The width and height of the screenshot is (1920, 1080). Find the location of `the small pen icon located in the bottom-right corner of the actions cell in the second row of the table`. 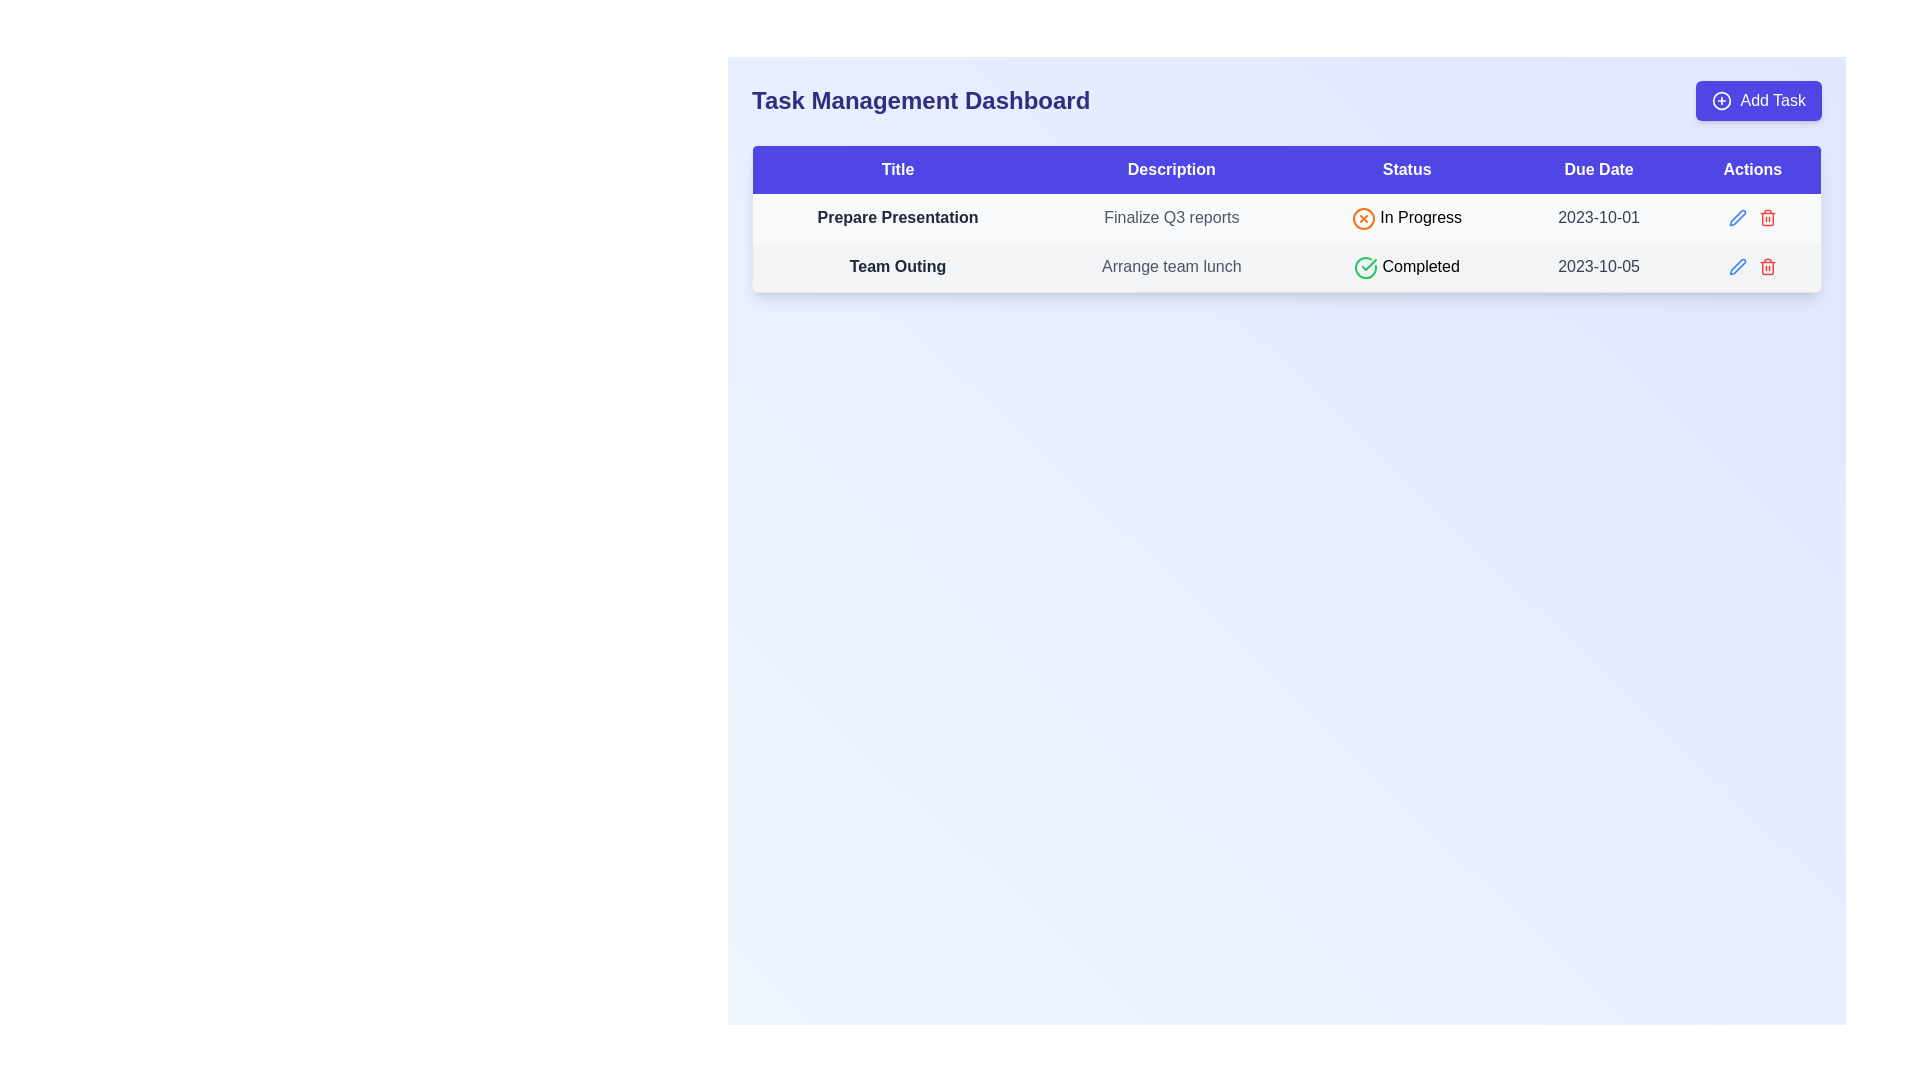

the small pen icon located in the bottom-right corner of the actions cell in the second row of the table is located at coordinates (1736, 218).